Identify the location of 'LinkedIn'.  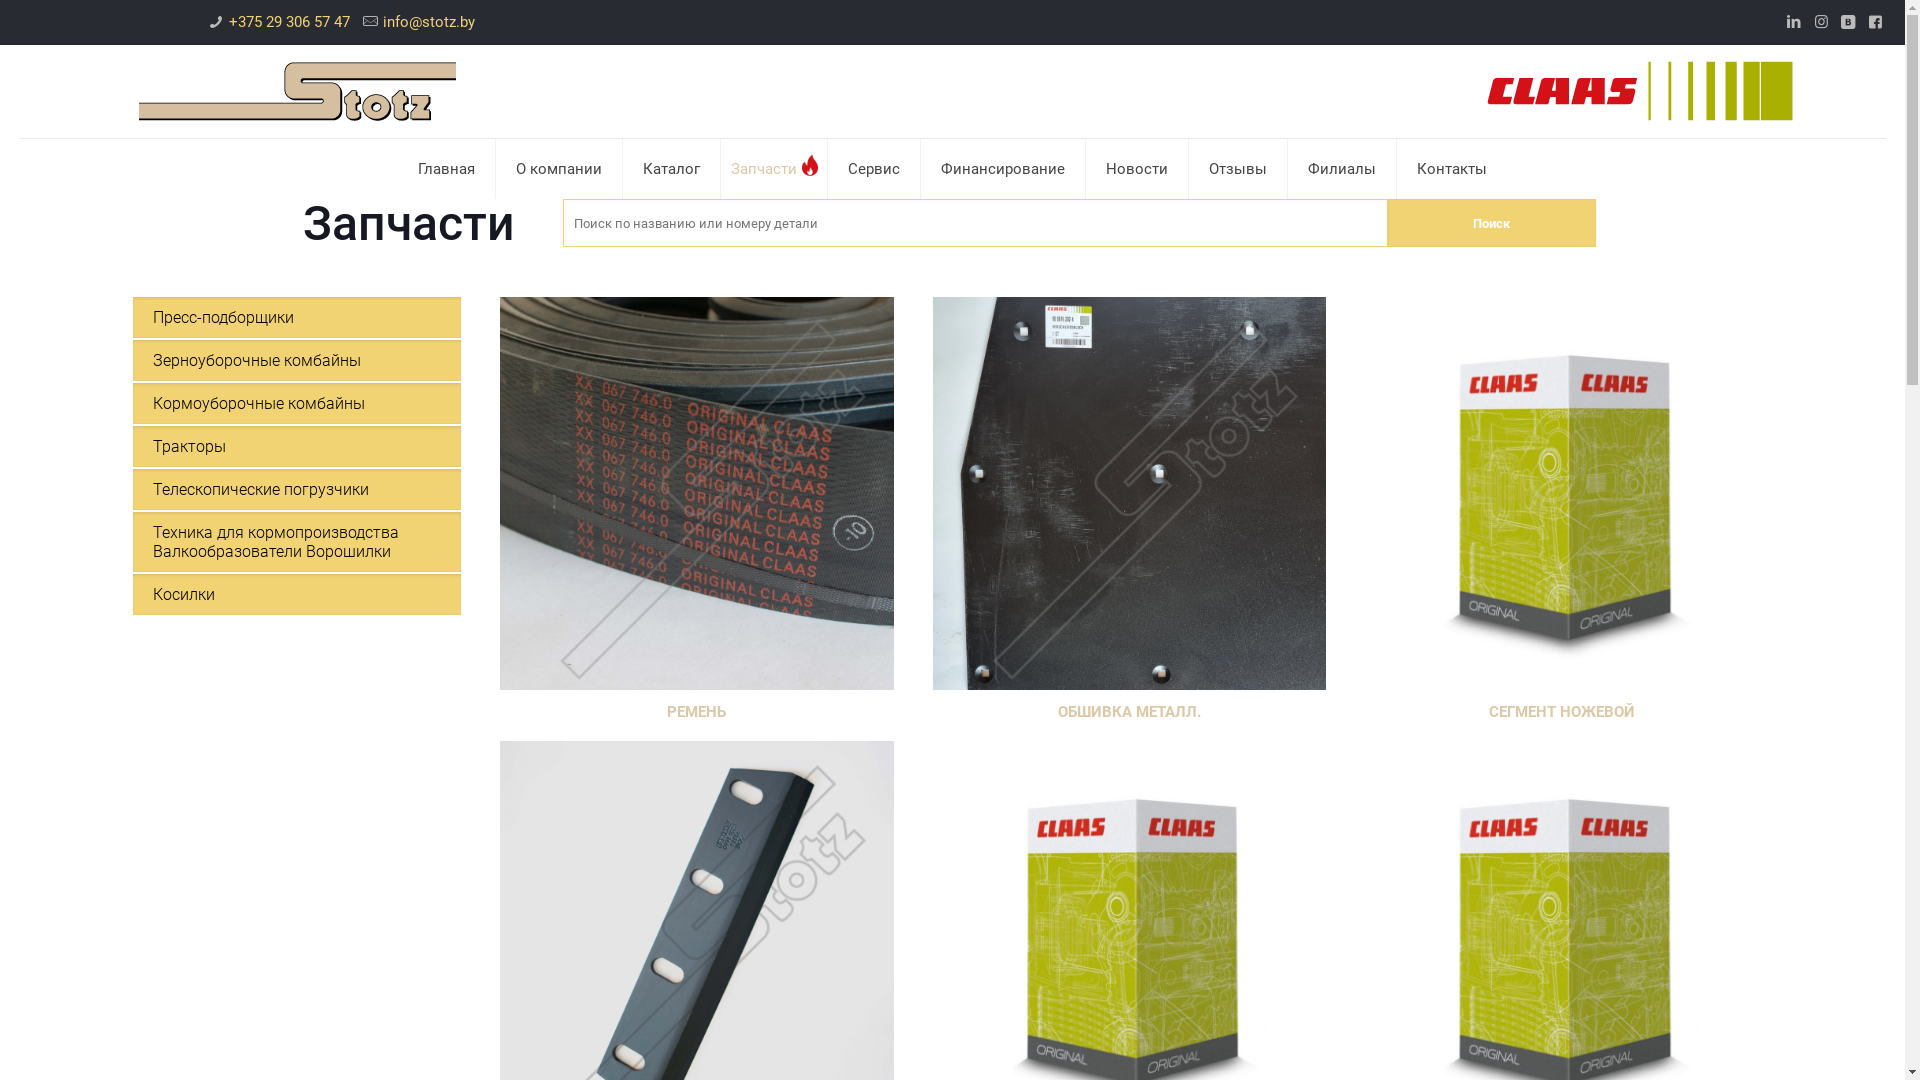
(910, 1044).